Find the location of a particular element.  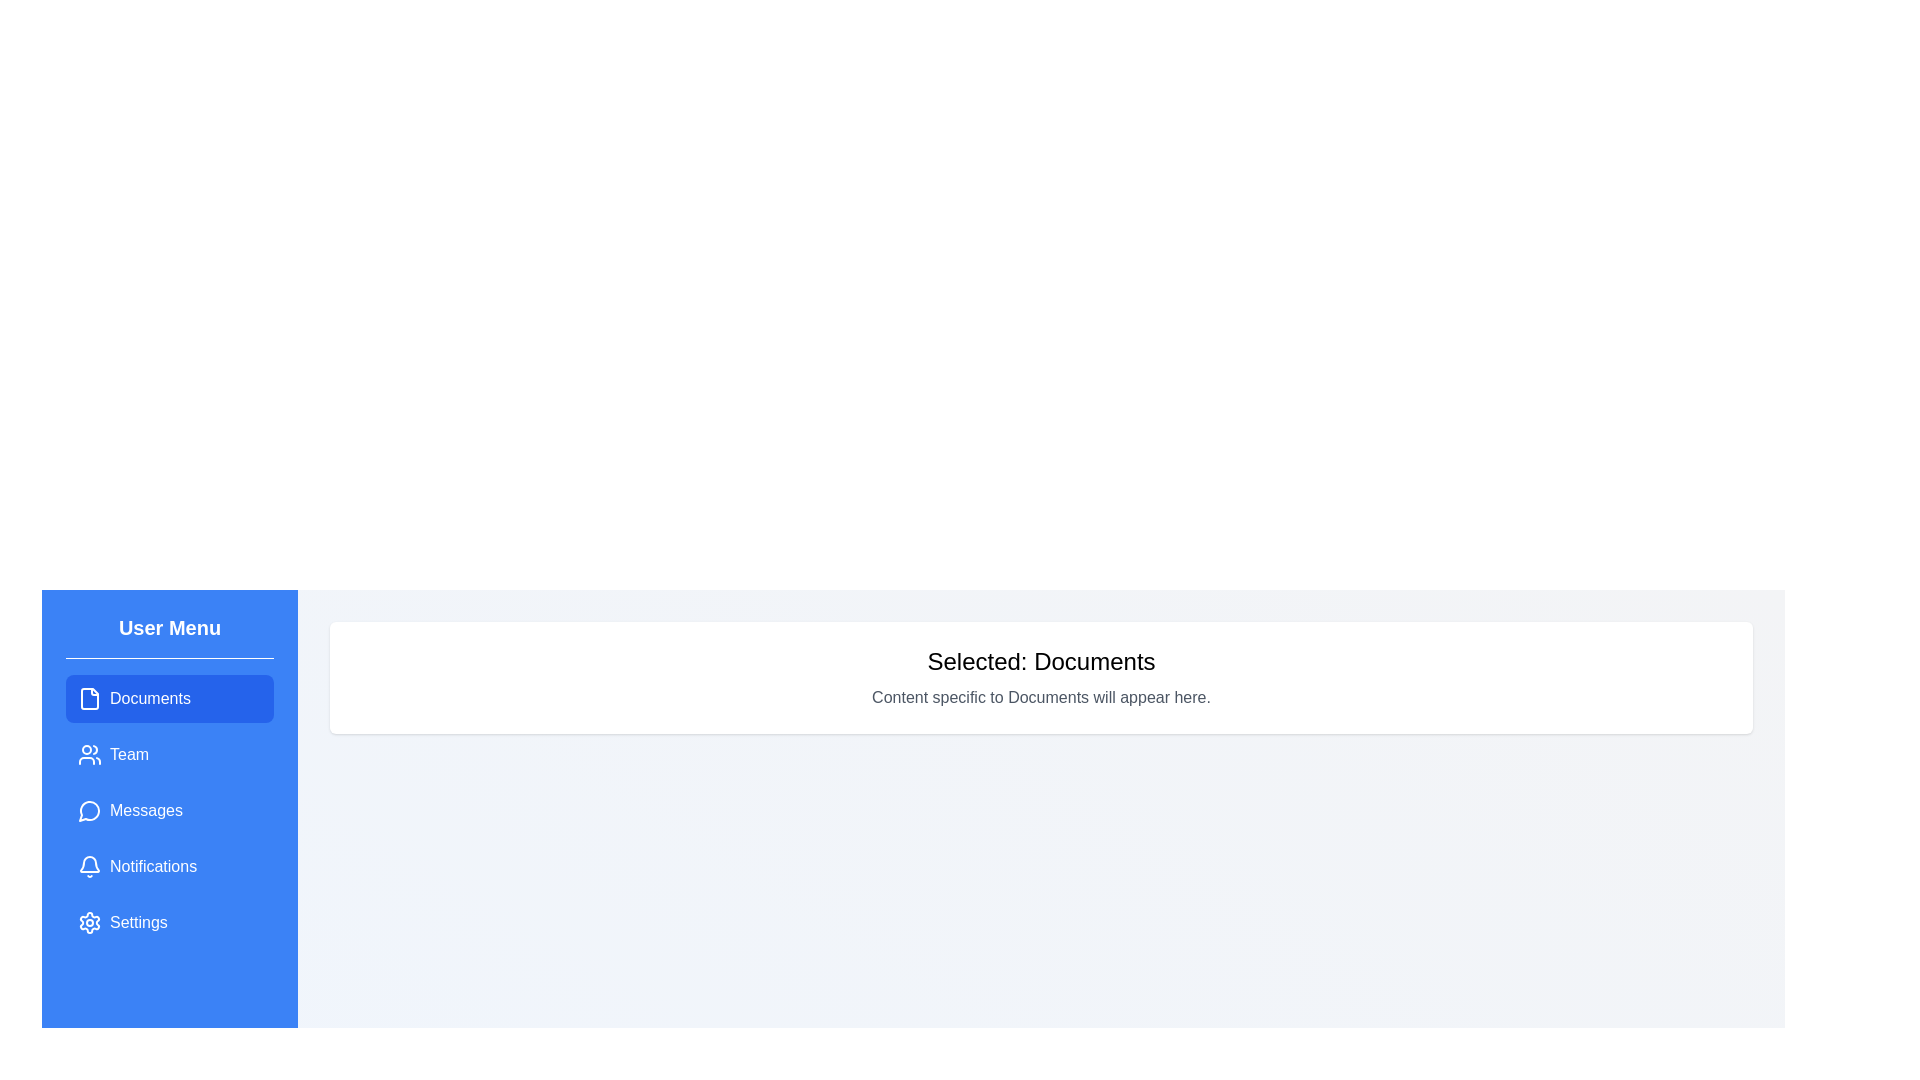

the menu item labeled 'Settings' to observe its hover effect is located at coordinates (169, 922).